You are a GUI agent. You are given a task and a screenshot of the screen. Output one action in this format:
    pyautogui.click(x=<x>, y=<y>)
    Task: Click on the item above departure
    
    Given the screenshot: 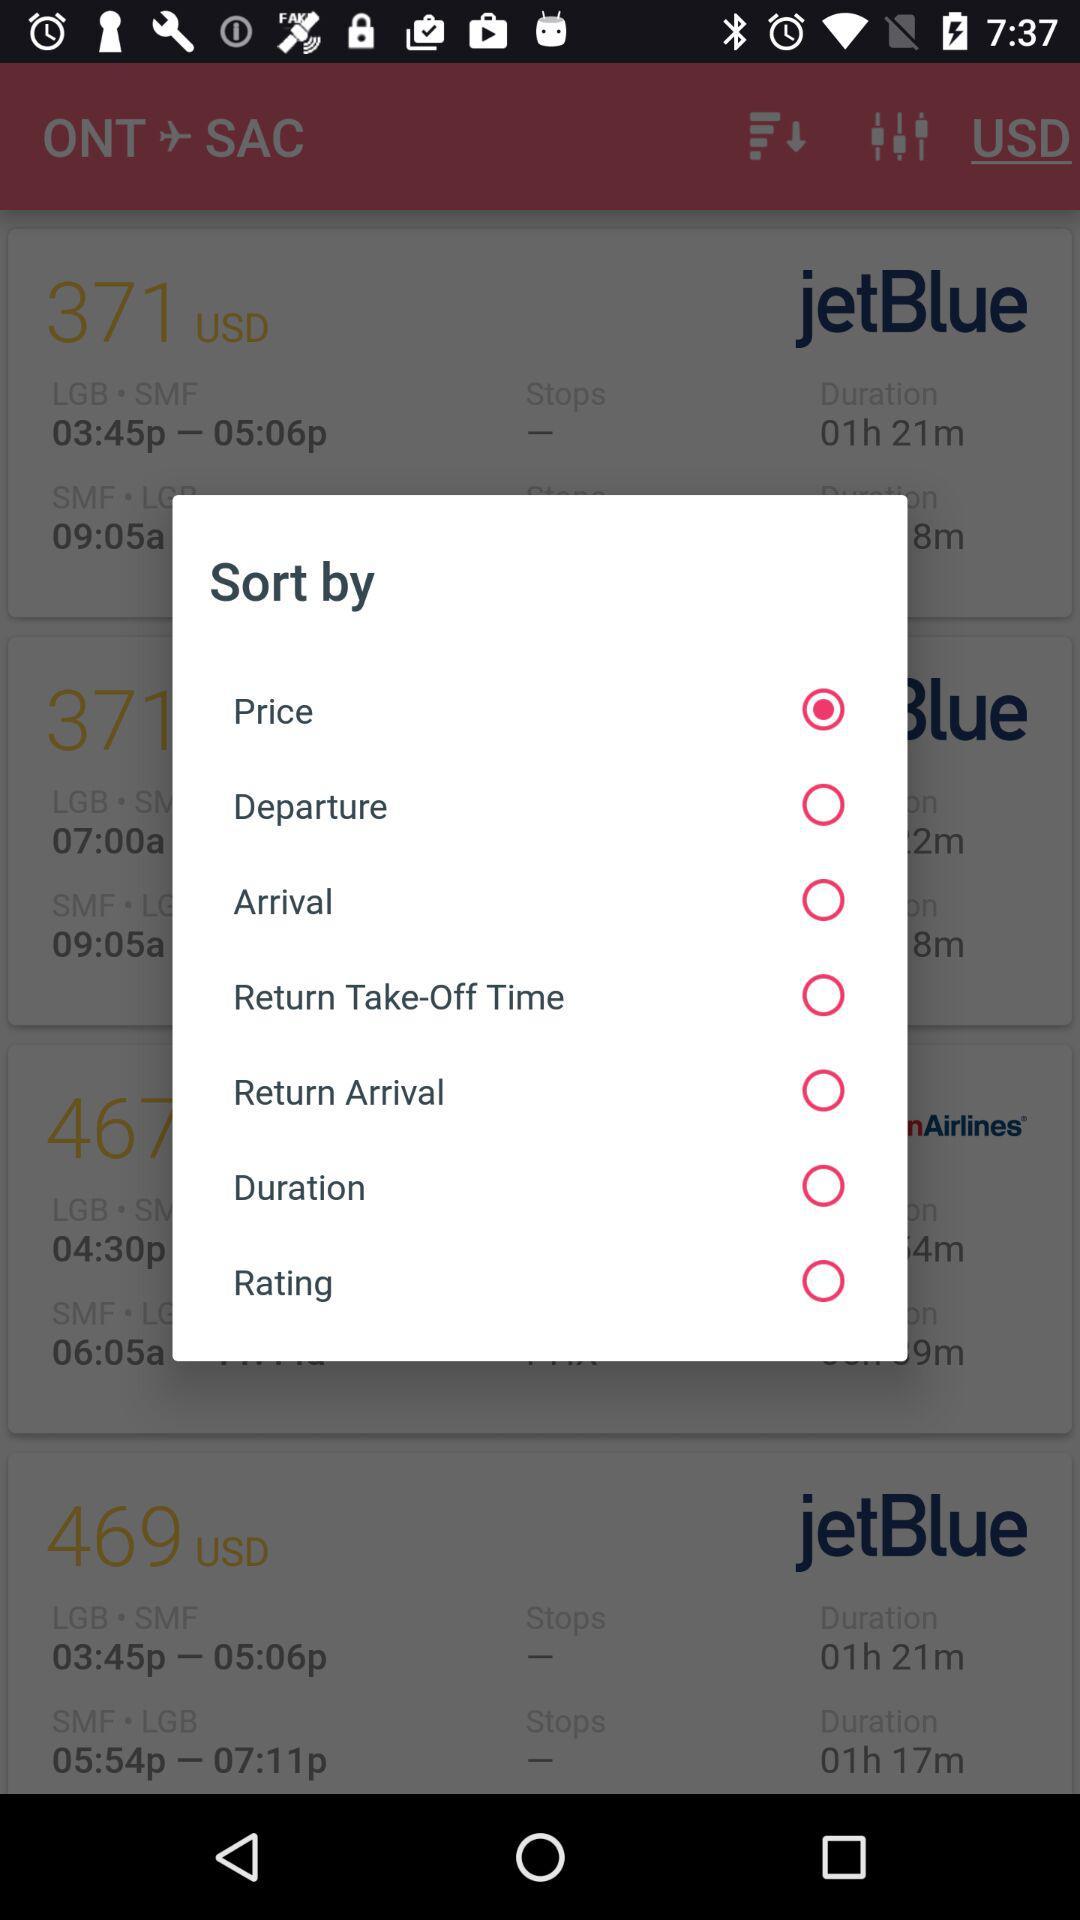 What is the action you would take?
    pyautogui.click(x=537, y=709)
    